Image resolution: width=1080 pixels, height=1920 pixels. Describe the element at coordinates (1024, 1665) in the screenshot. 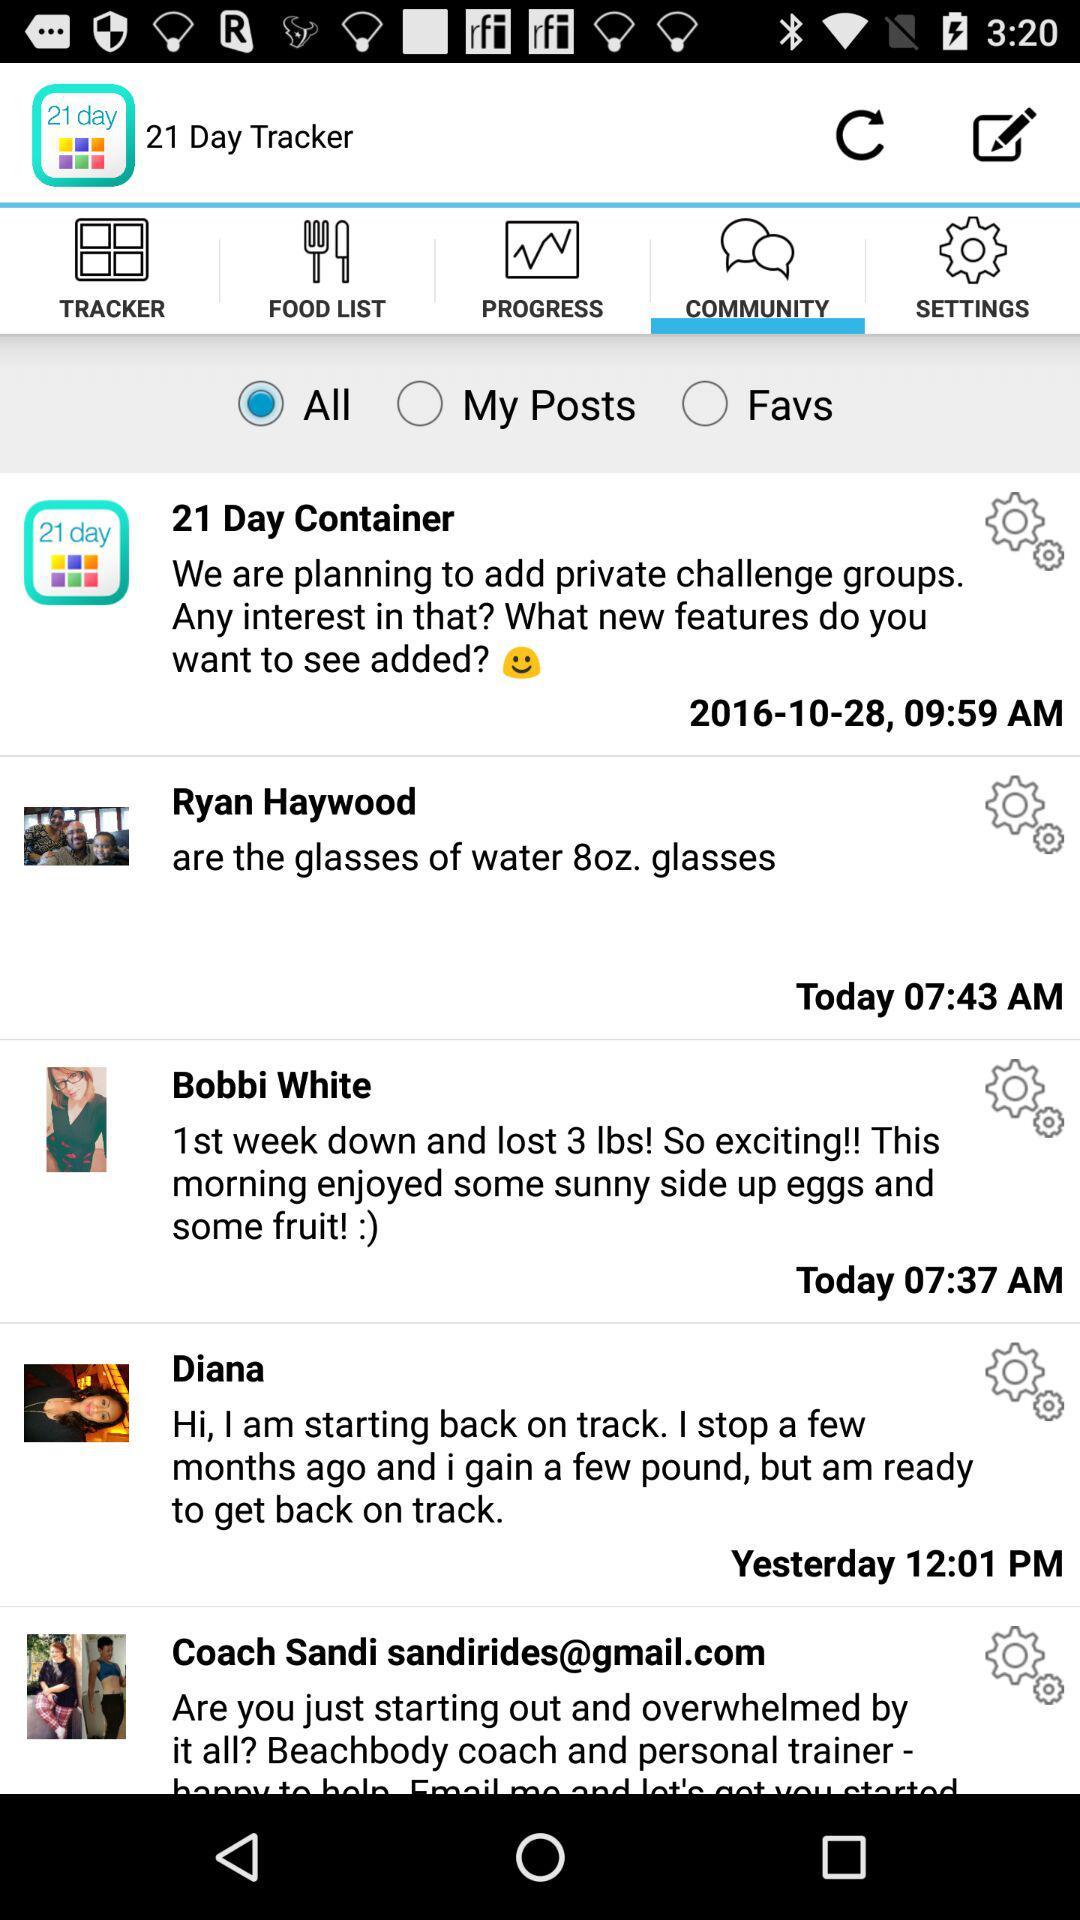

I see `options` at that location.